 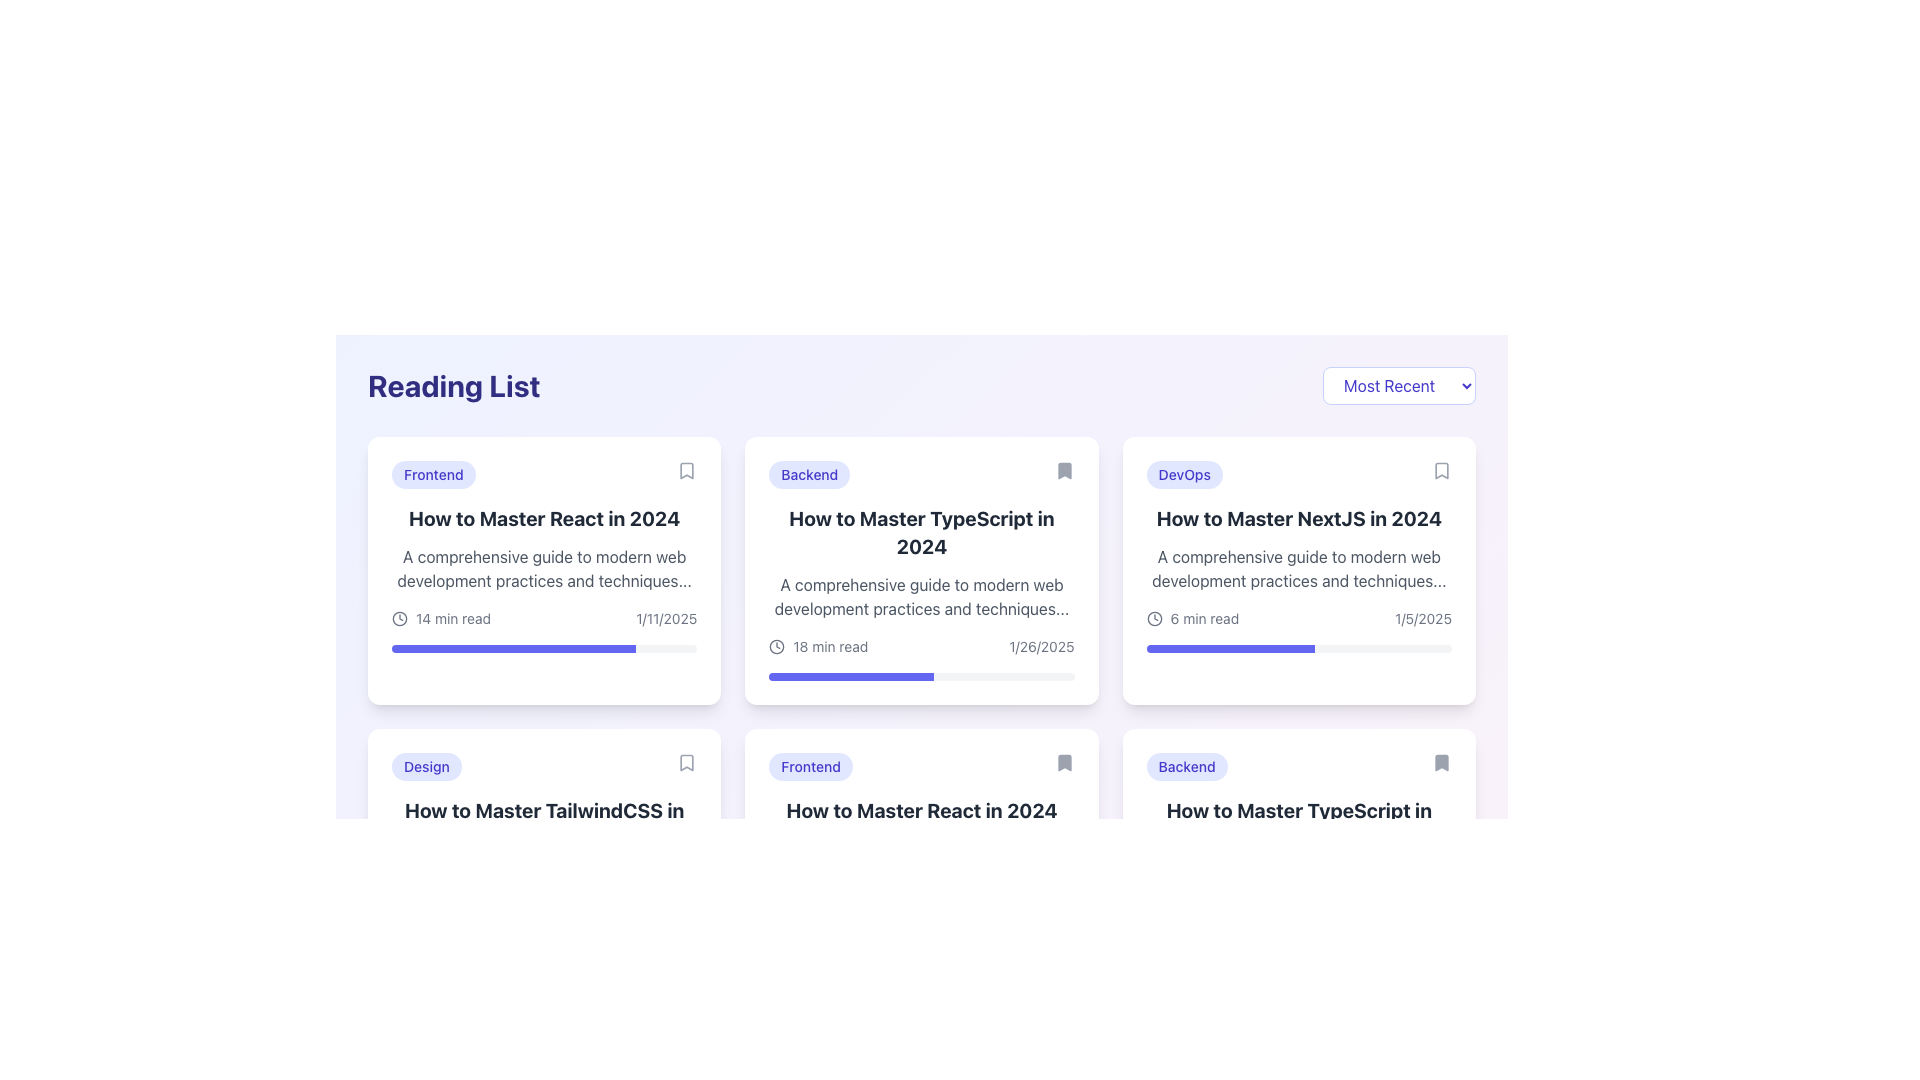 I want to click on the third card in the 'Reading List' section that provides an overview of an article about mastering NextJS in 2024, so click(x=1299, y=570).